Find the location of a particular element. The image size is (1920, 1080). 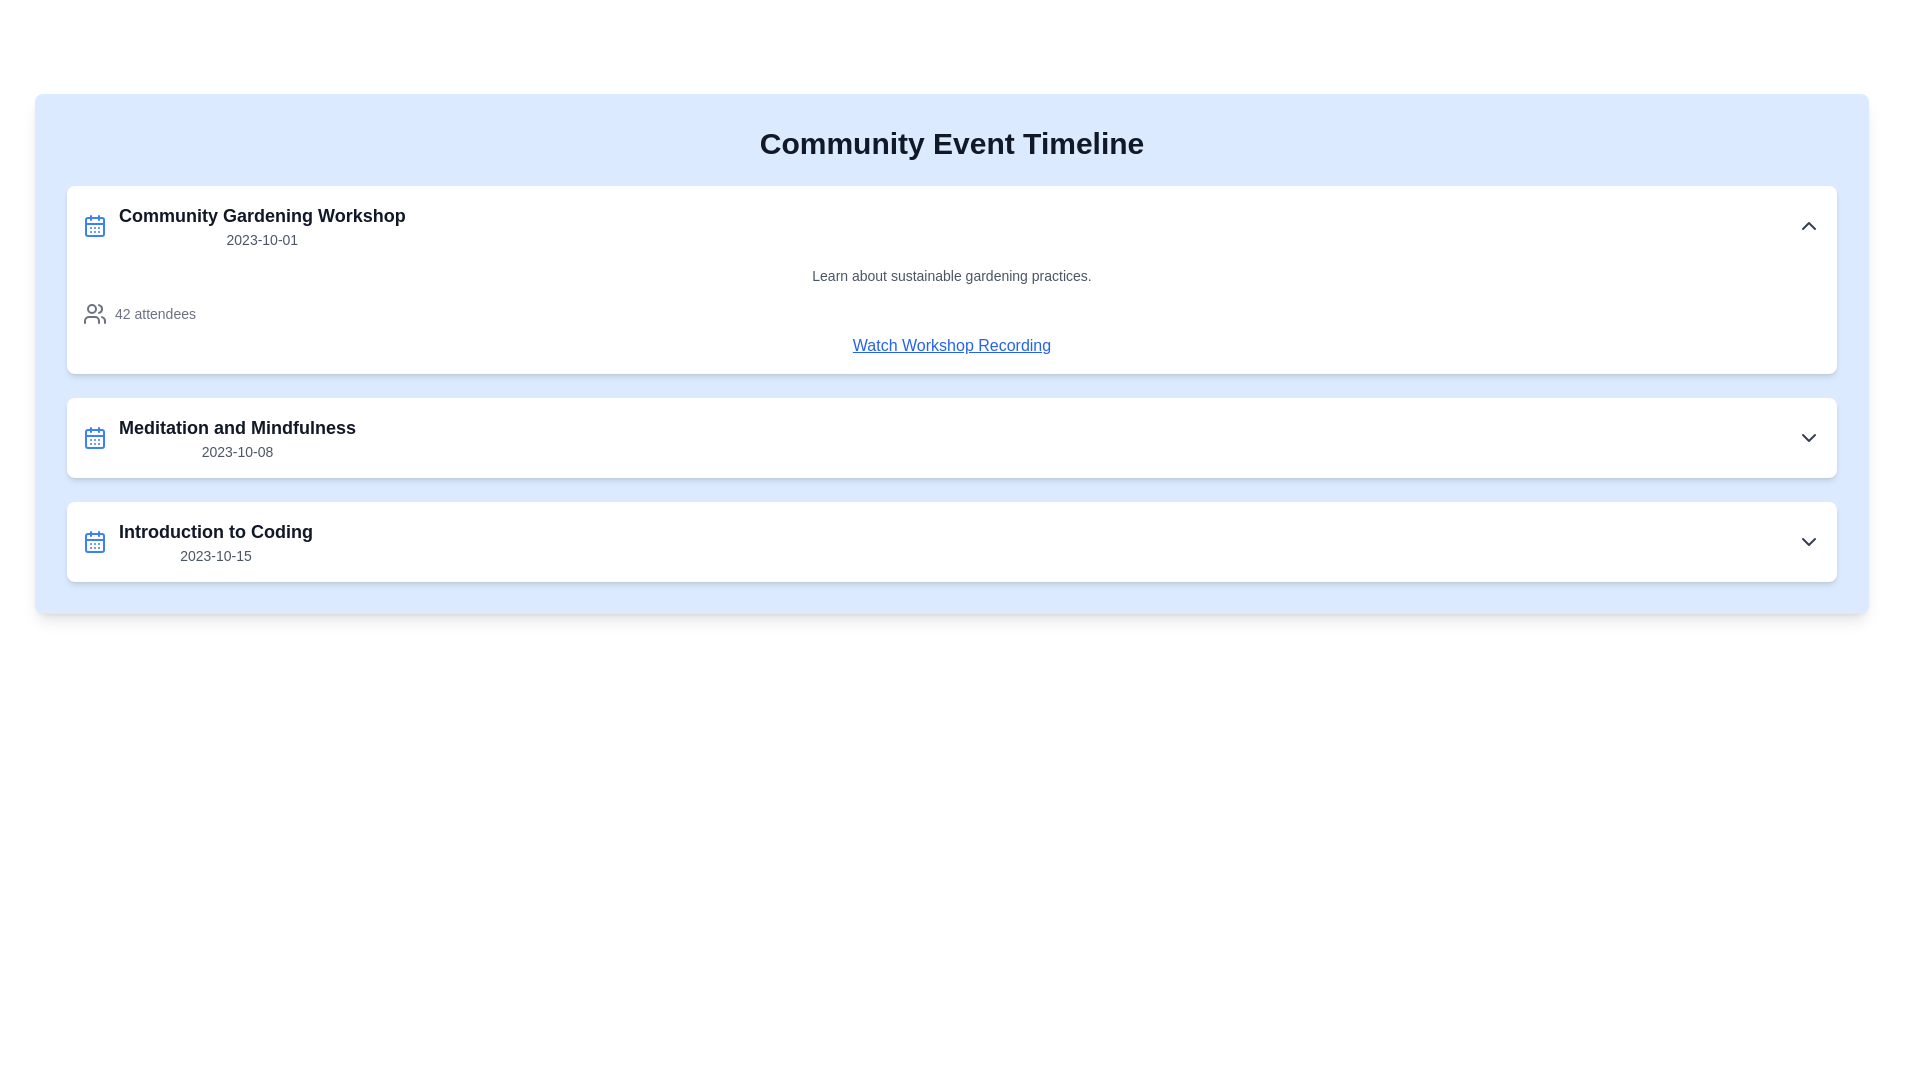

displayed date '2023-10-08' from the text label located under the title 'Meditation and Mindfulness' is located at coordinates (237, 451).